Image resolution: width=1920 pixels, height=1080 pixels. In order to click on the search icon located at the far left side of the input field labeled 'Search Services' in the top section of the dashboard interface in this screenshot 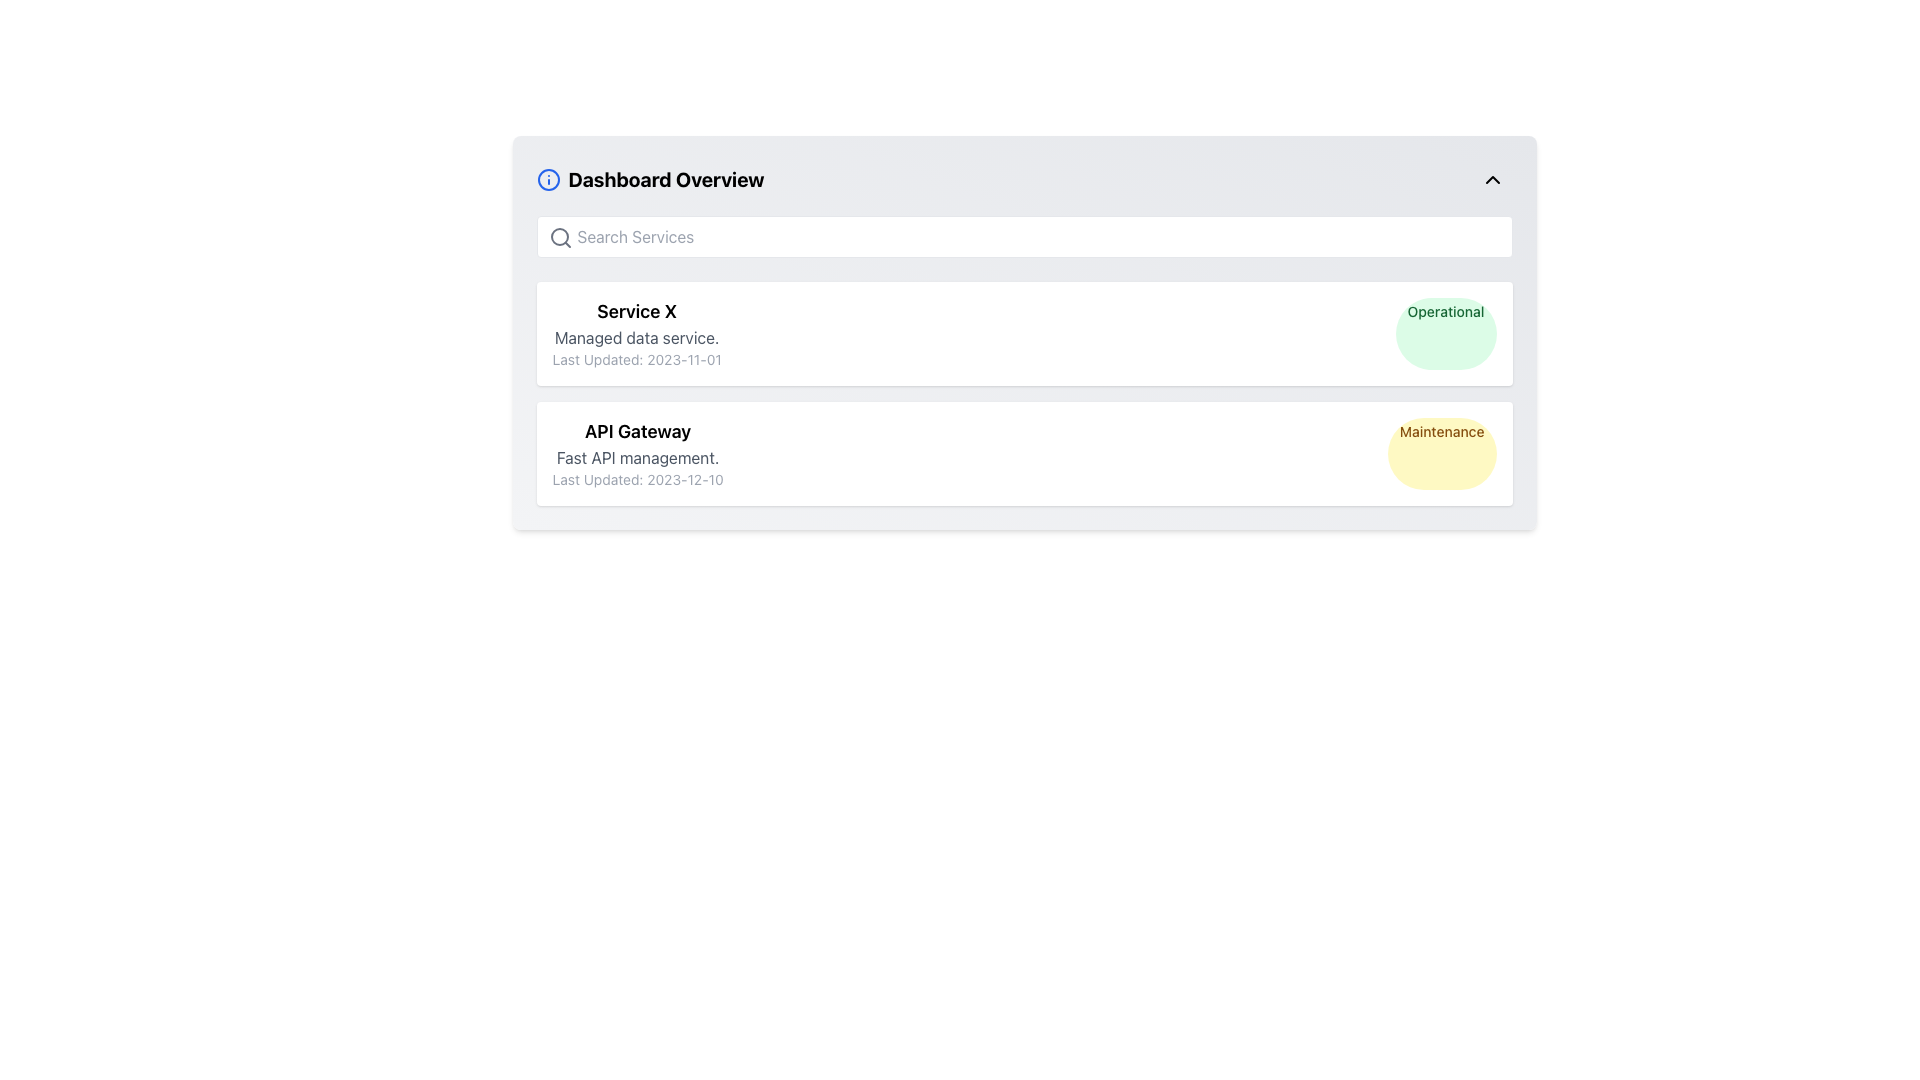, I will do `click(560, 237)`.